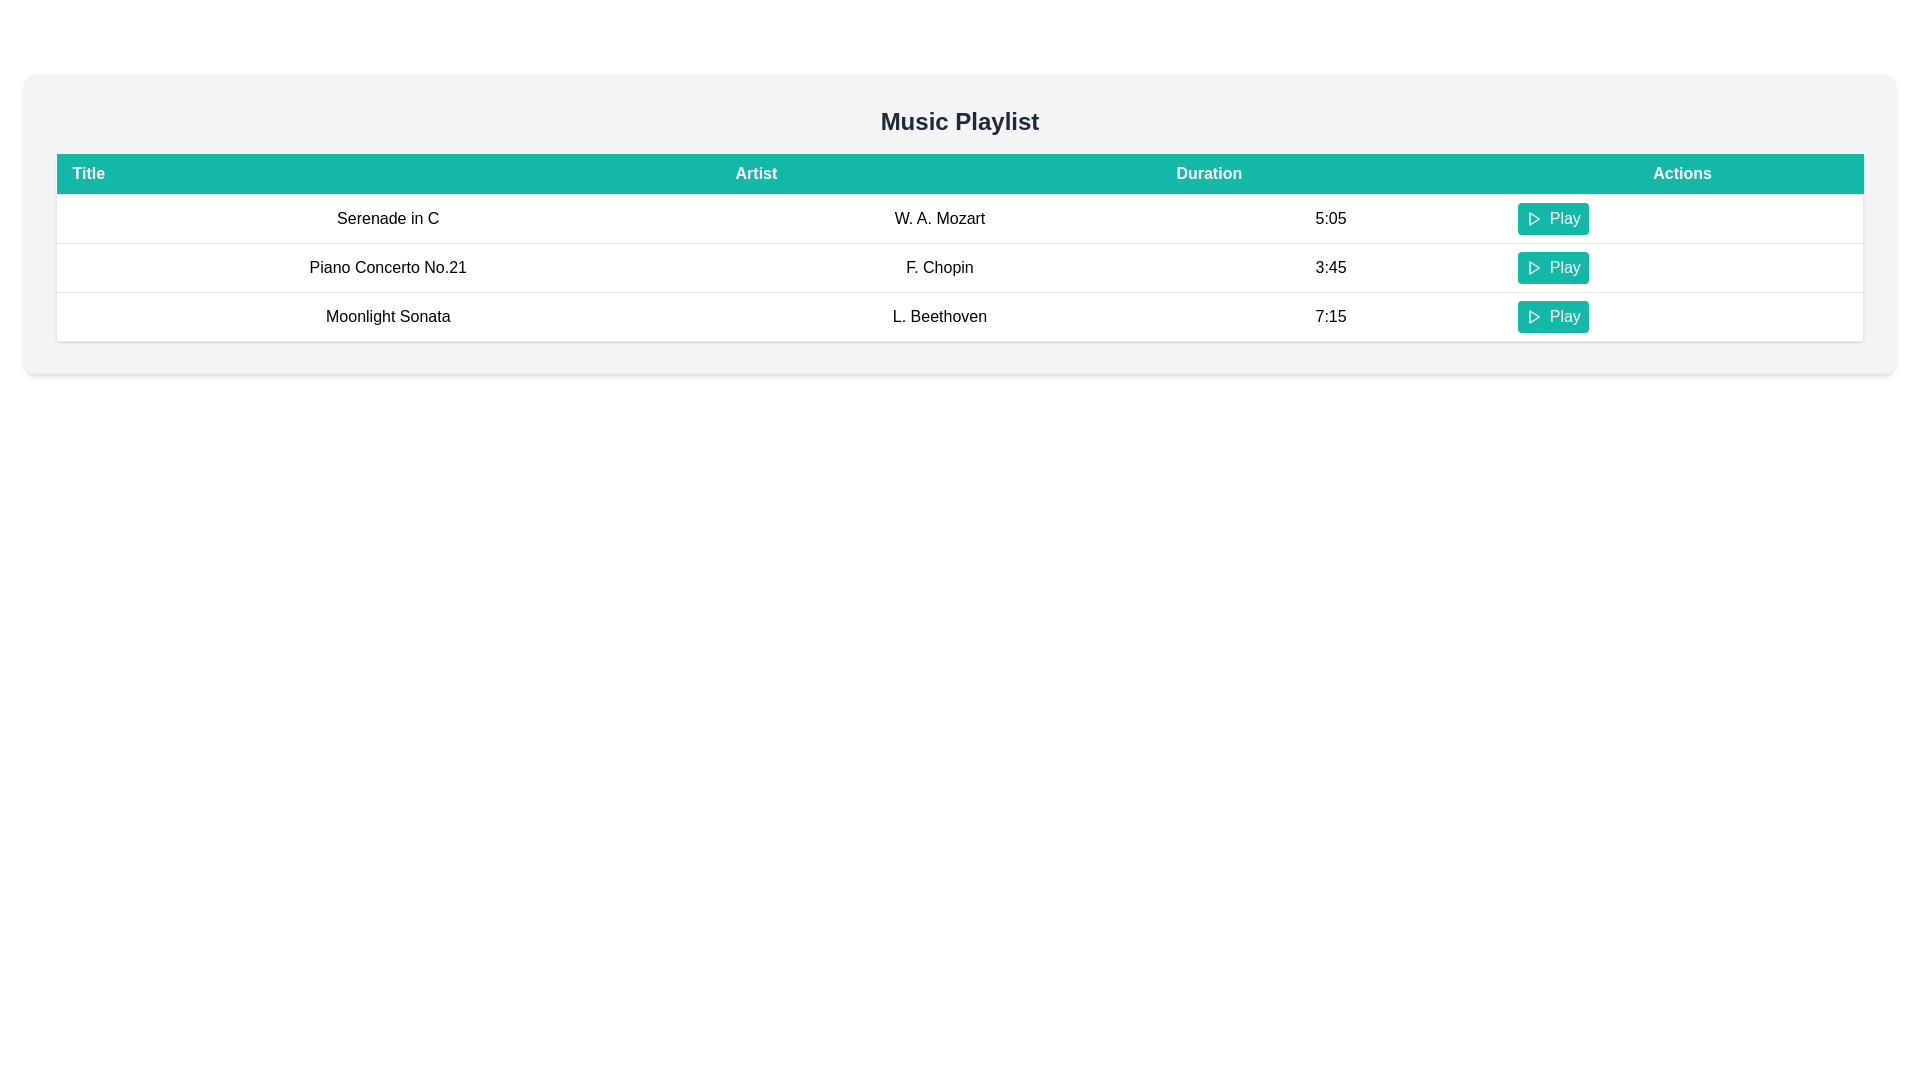 The height and width of the screenshot is (1080, 1920). Describe the element at coordinates (388, 219) in the screenshot. I see `the text label displaying the title of the musical composition in the first row and first column of the playlist table` at that location.